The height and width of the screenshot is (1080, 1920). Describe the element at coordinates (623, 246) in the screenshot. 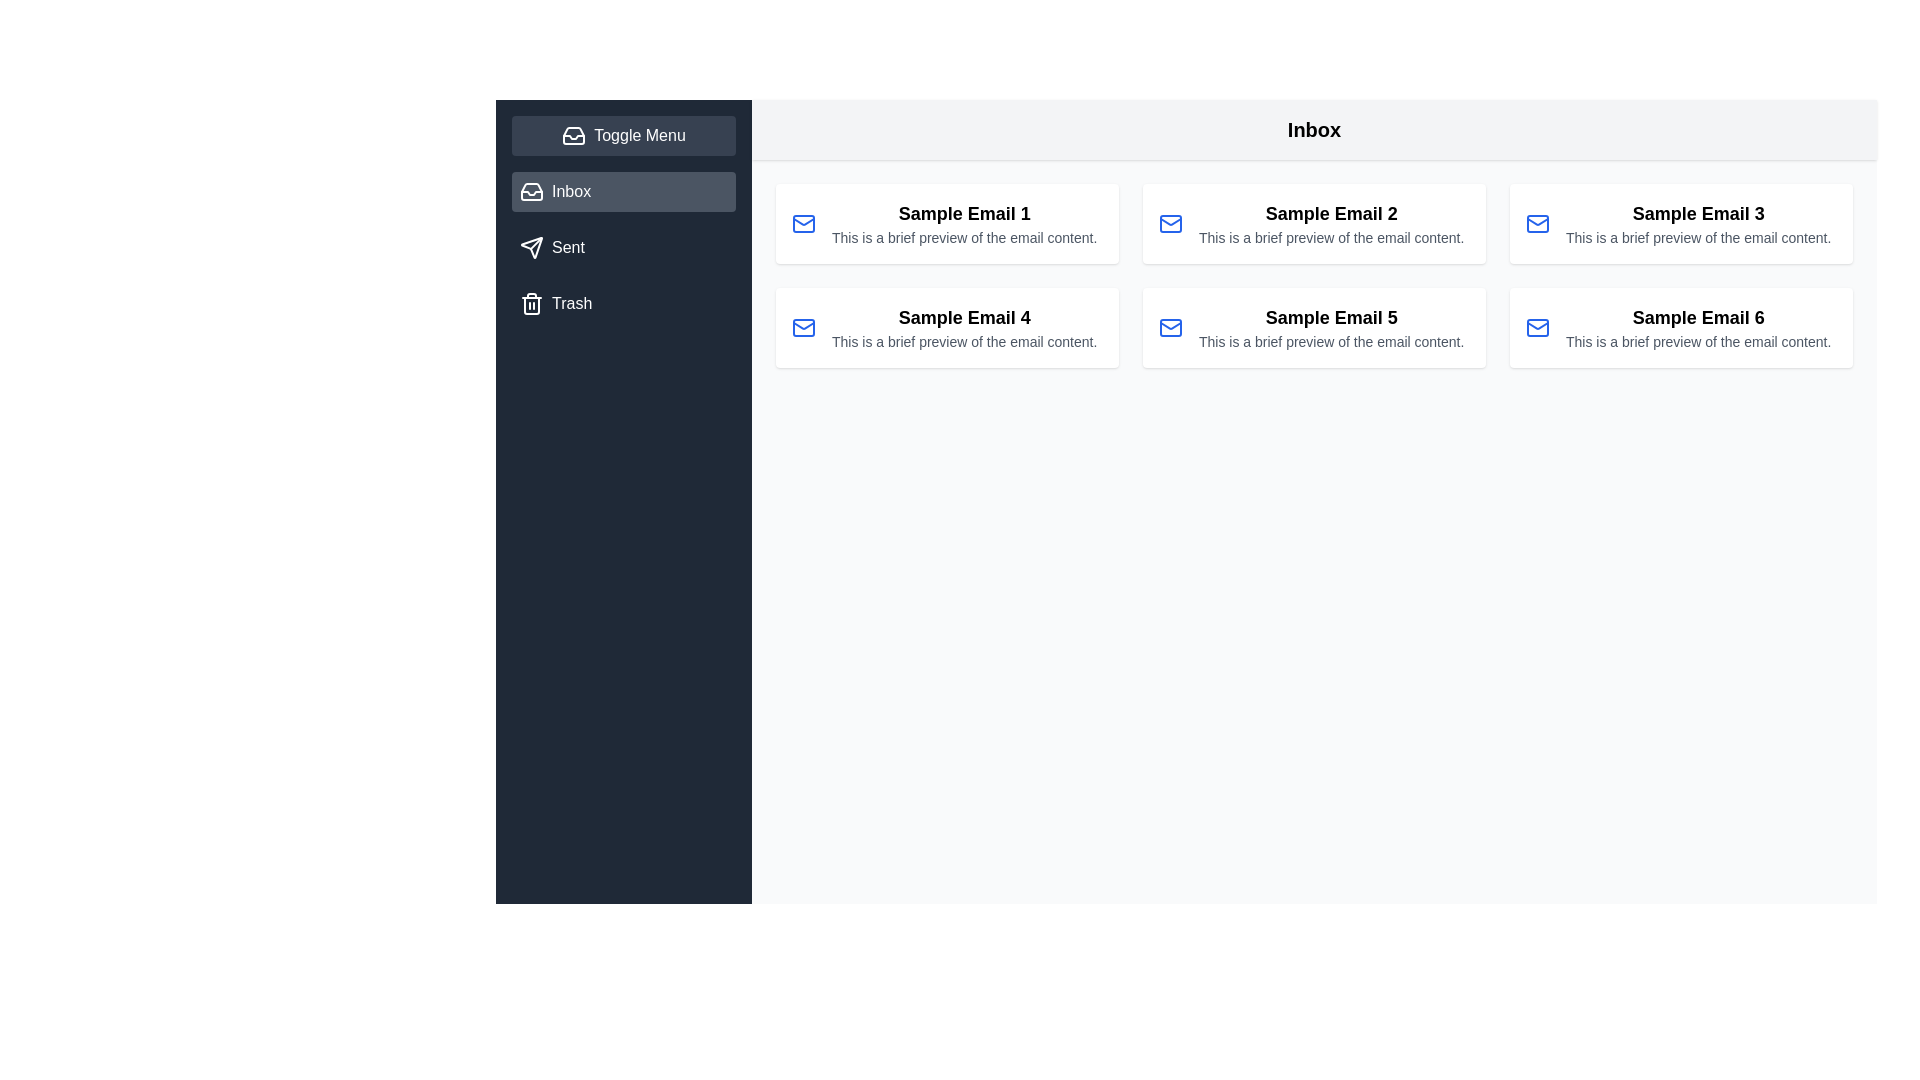

I see `the second button in the vertical stack of three buttons within the sidebar` at that location.